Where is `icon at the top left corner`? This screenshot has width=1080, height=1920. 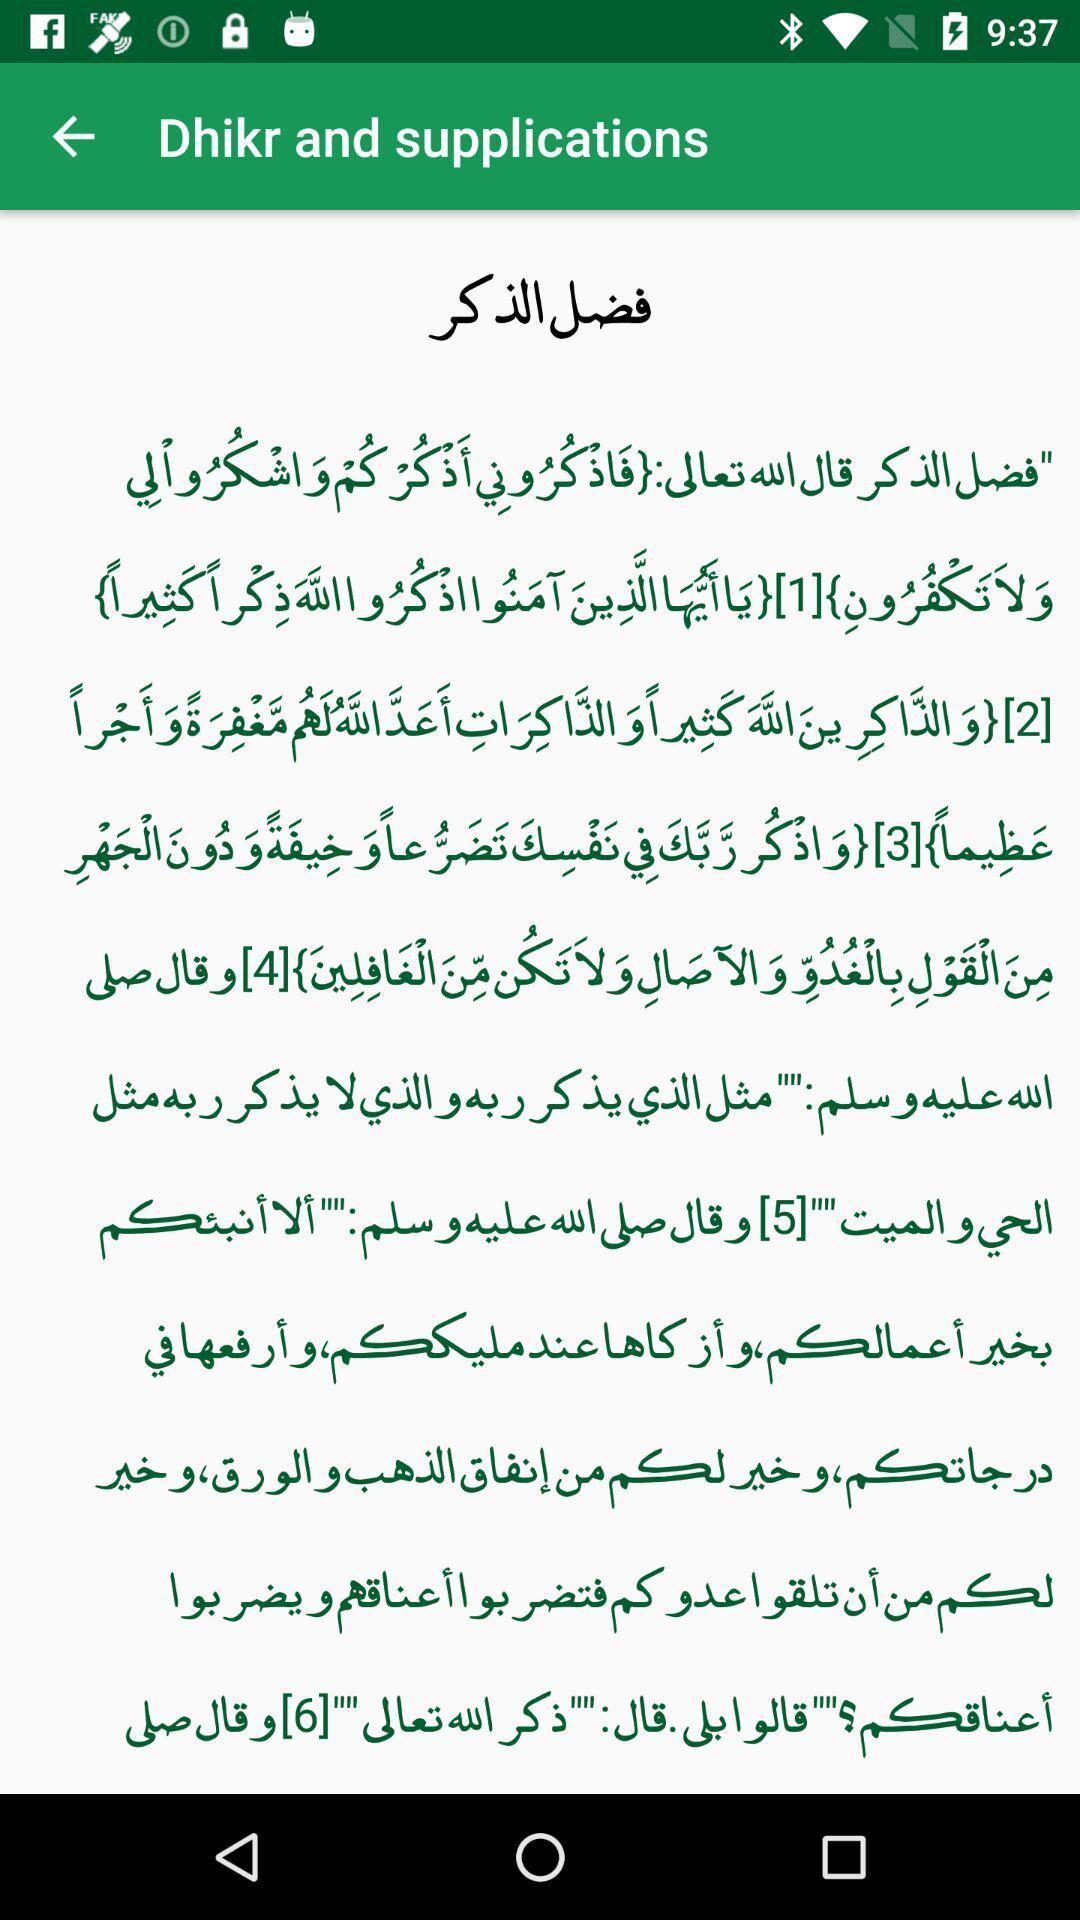
icon at the top left corner is located at coordinates (72, 135).